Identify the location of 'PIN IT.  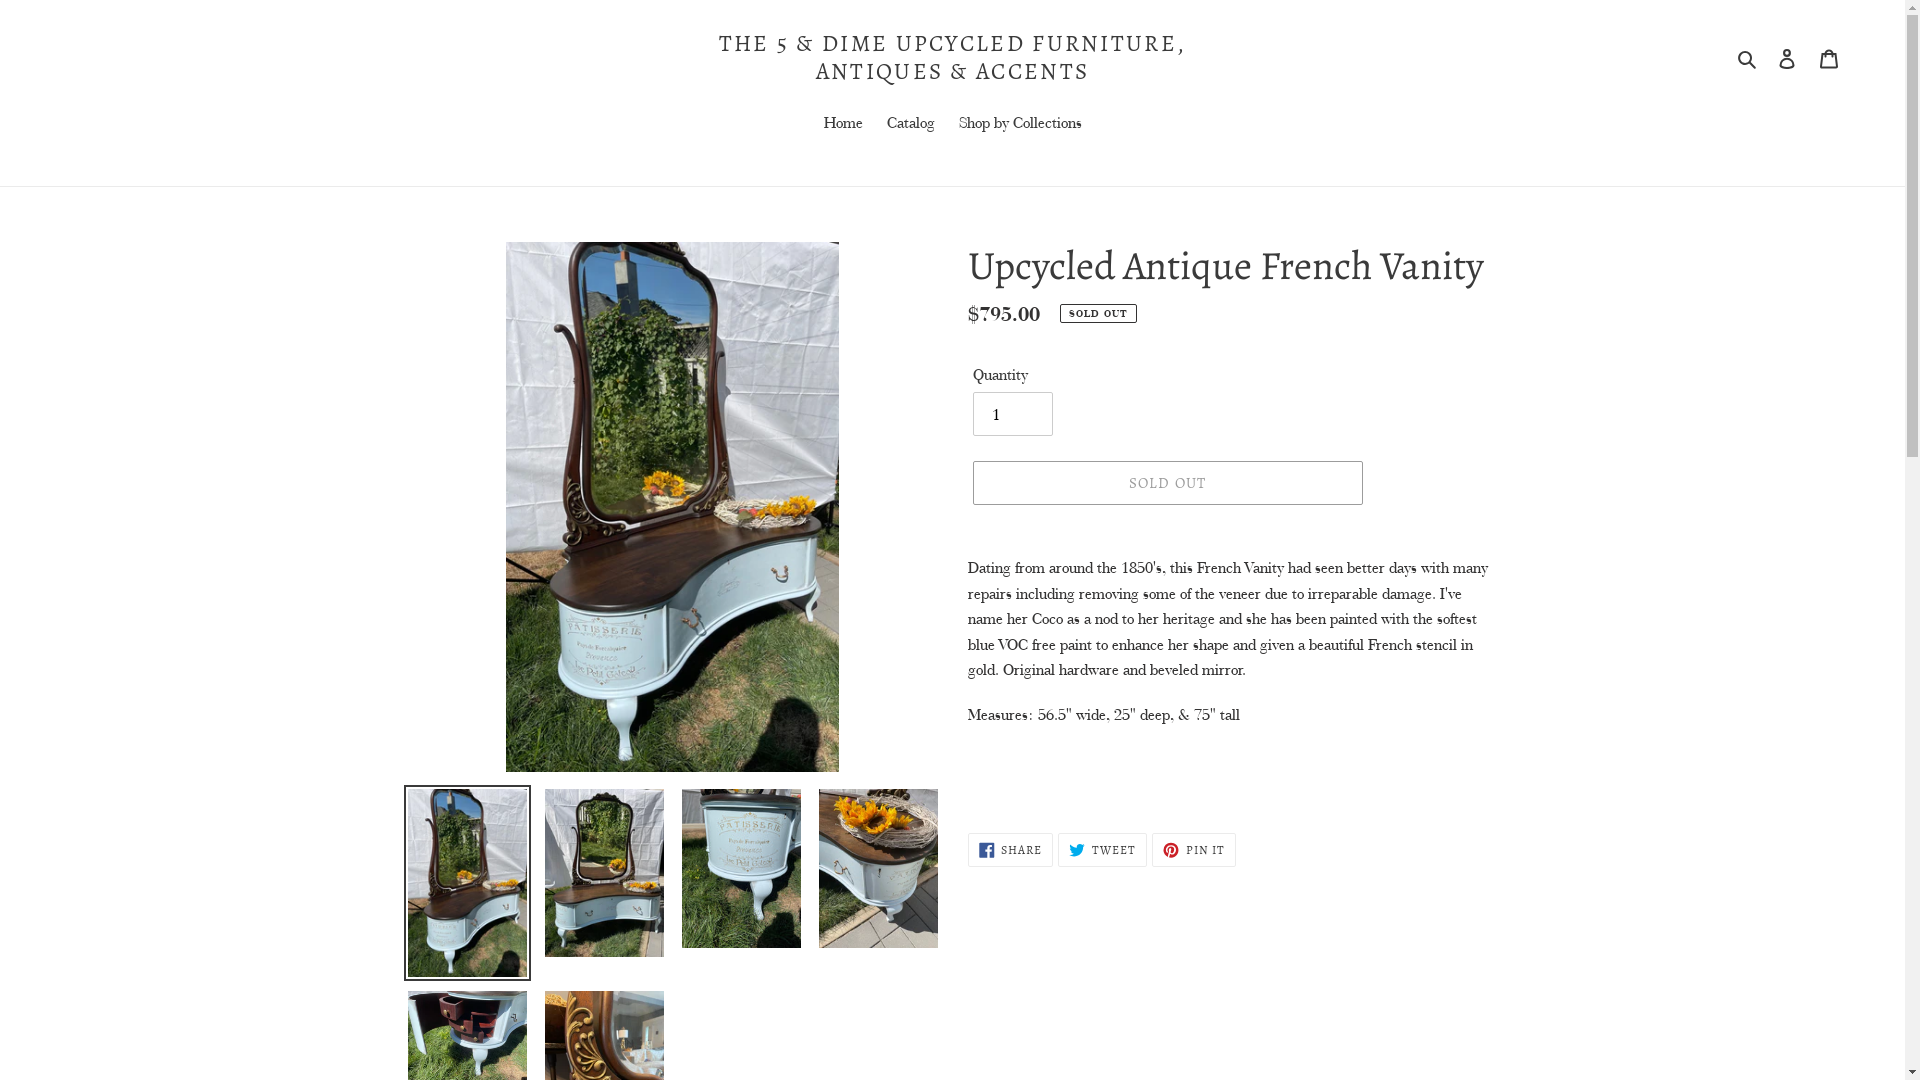
(1194, 849).